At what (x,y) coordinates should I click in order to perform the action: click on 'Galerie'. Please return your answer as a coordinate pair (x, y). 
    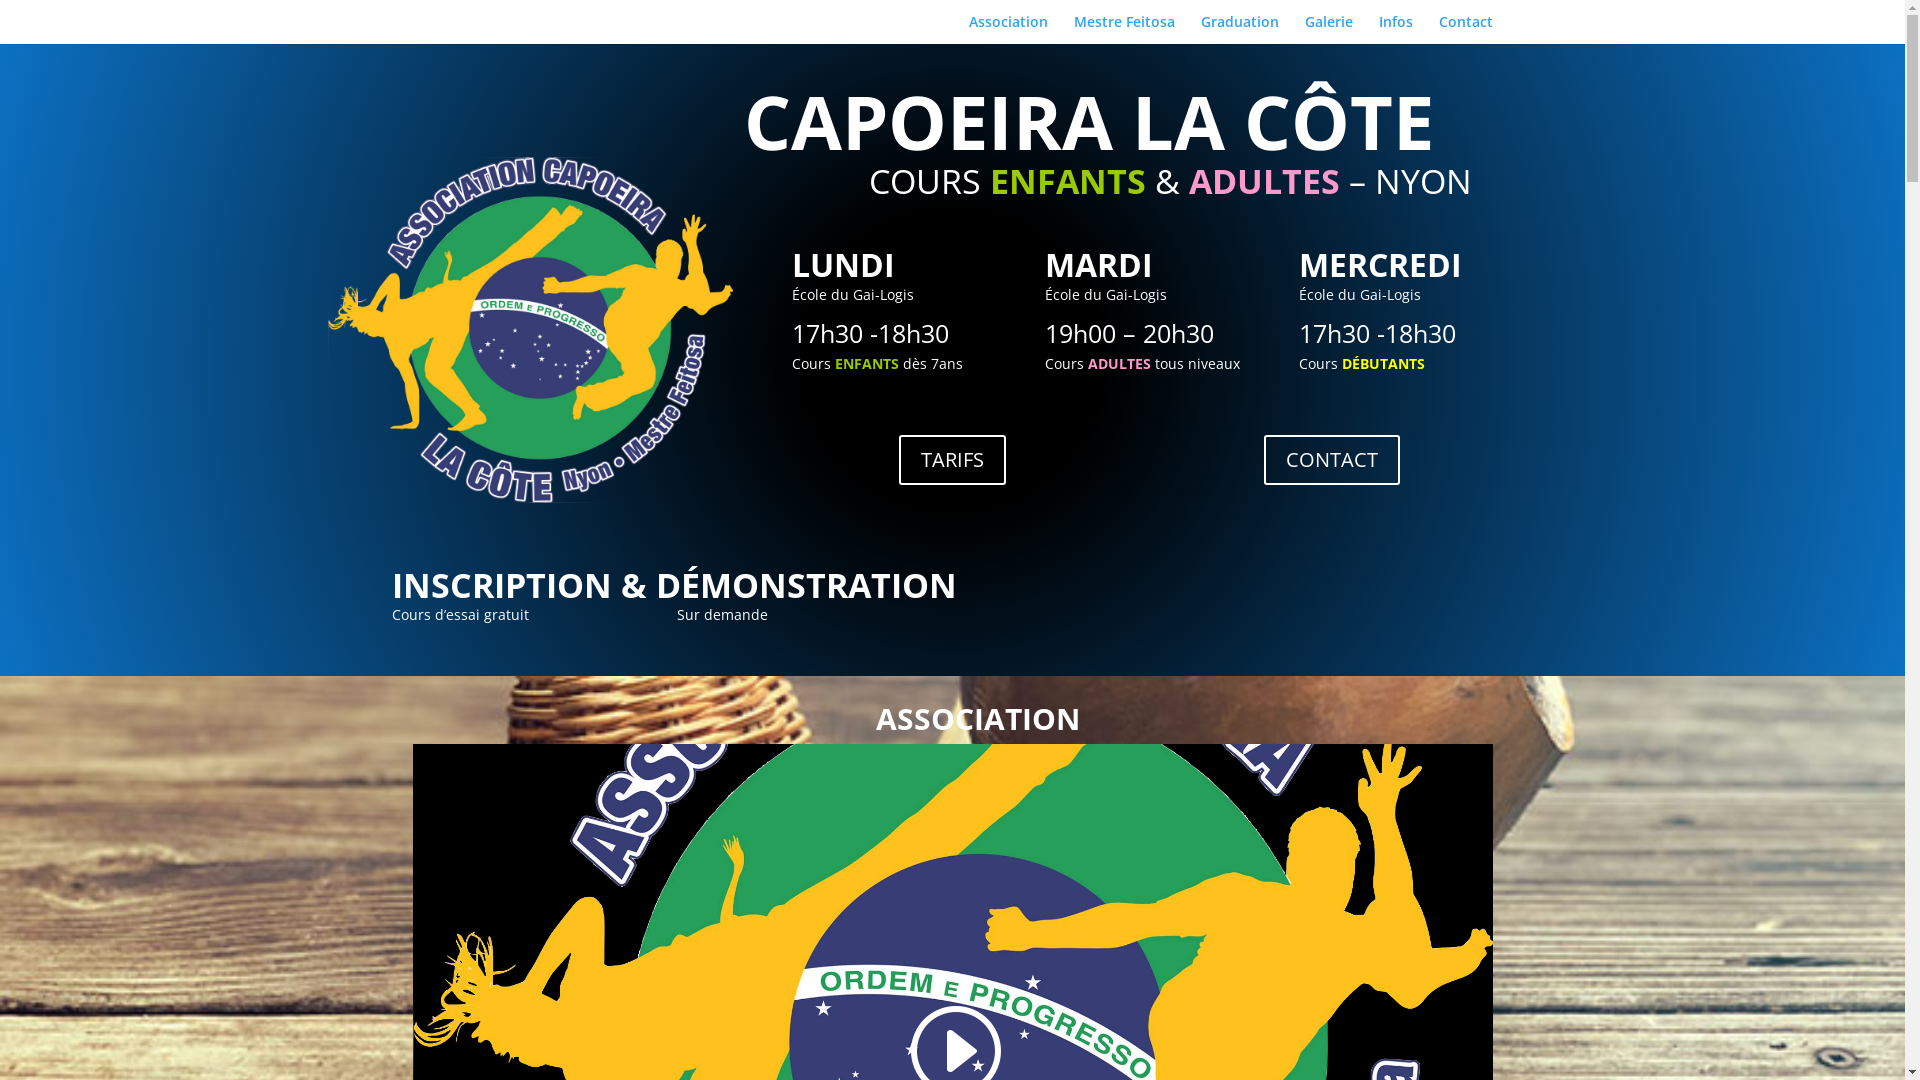
    Looking at the image, I should click on (1328, 29).